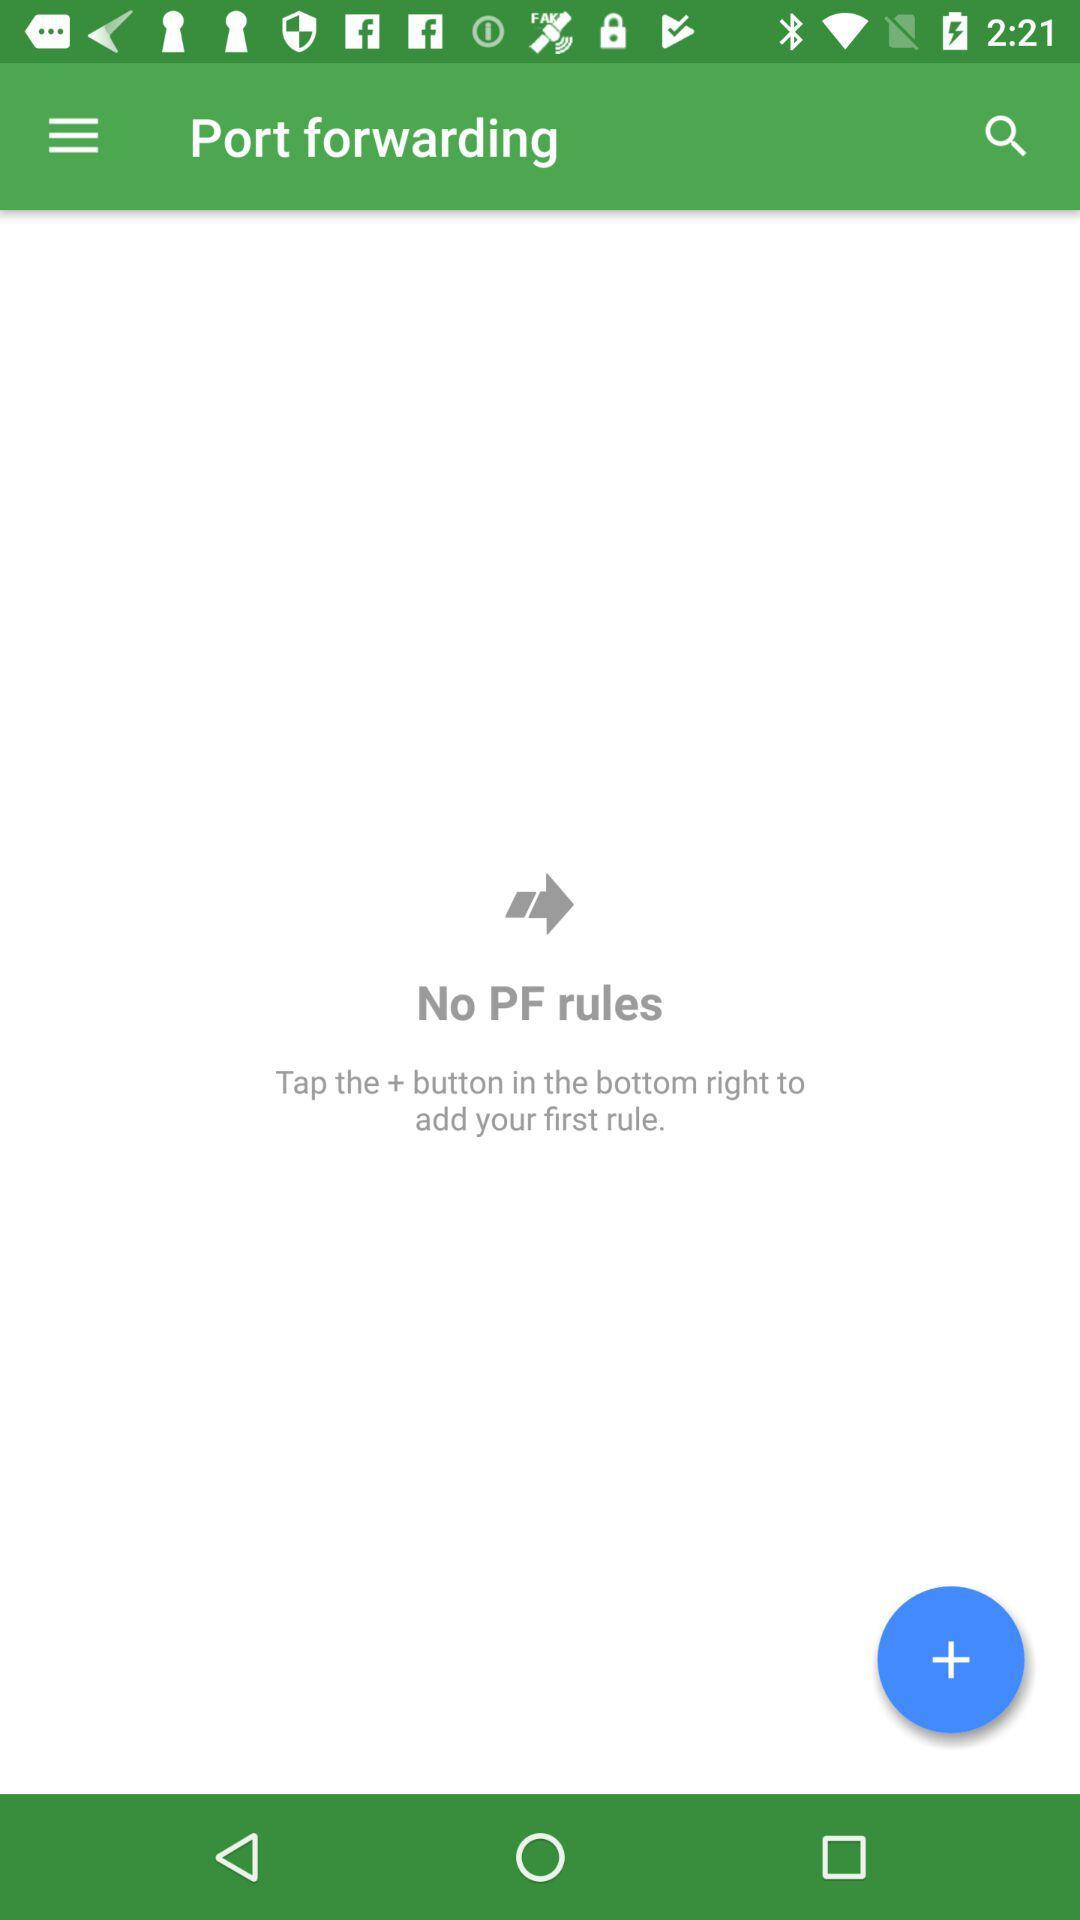 The image size is (1080, 1920). I want to click on item at the top right corner, so click(1006, 135).